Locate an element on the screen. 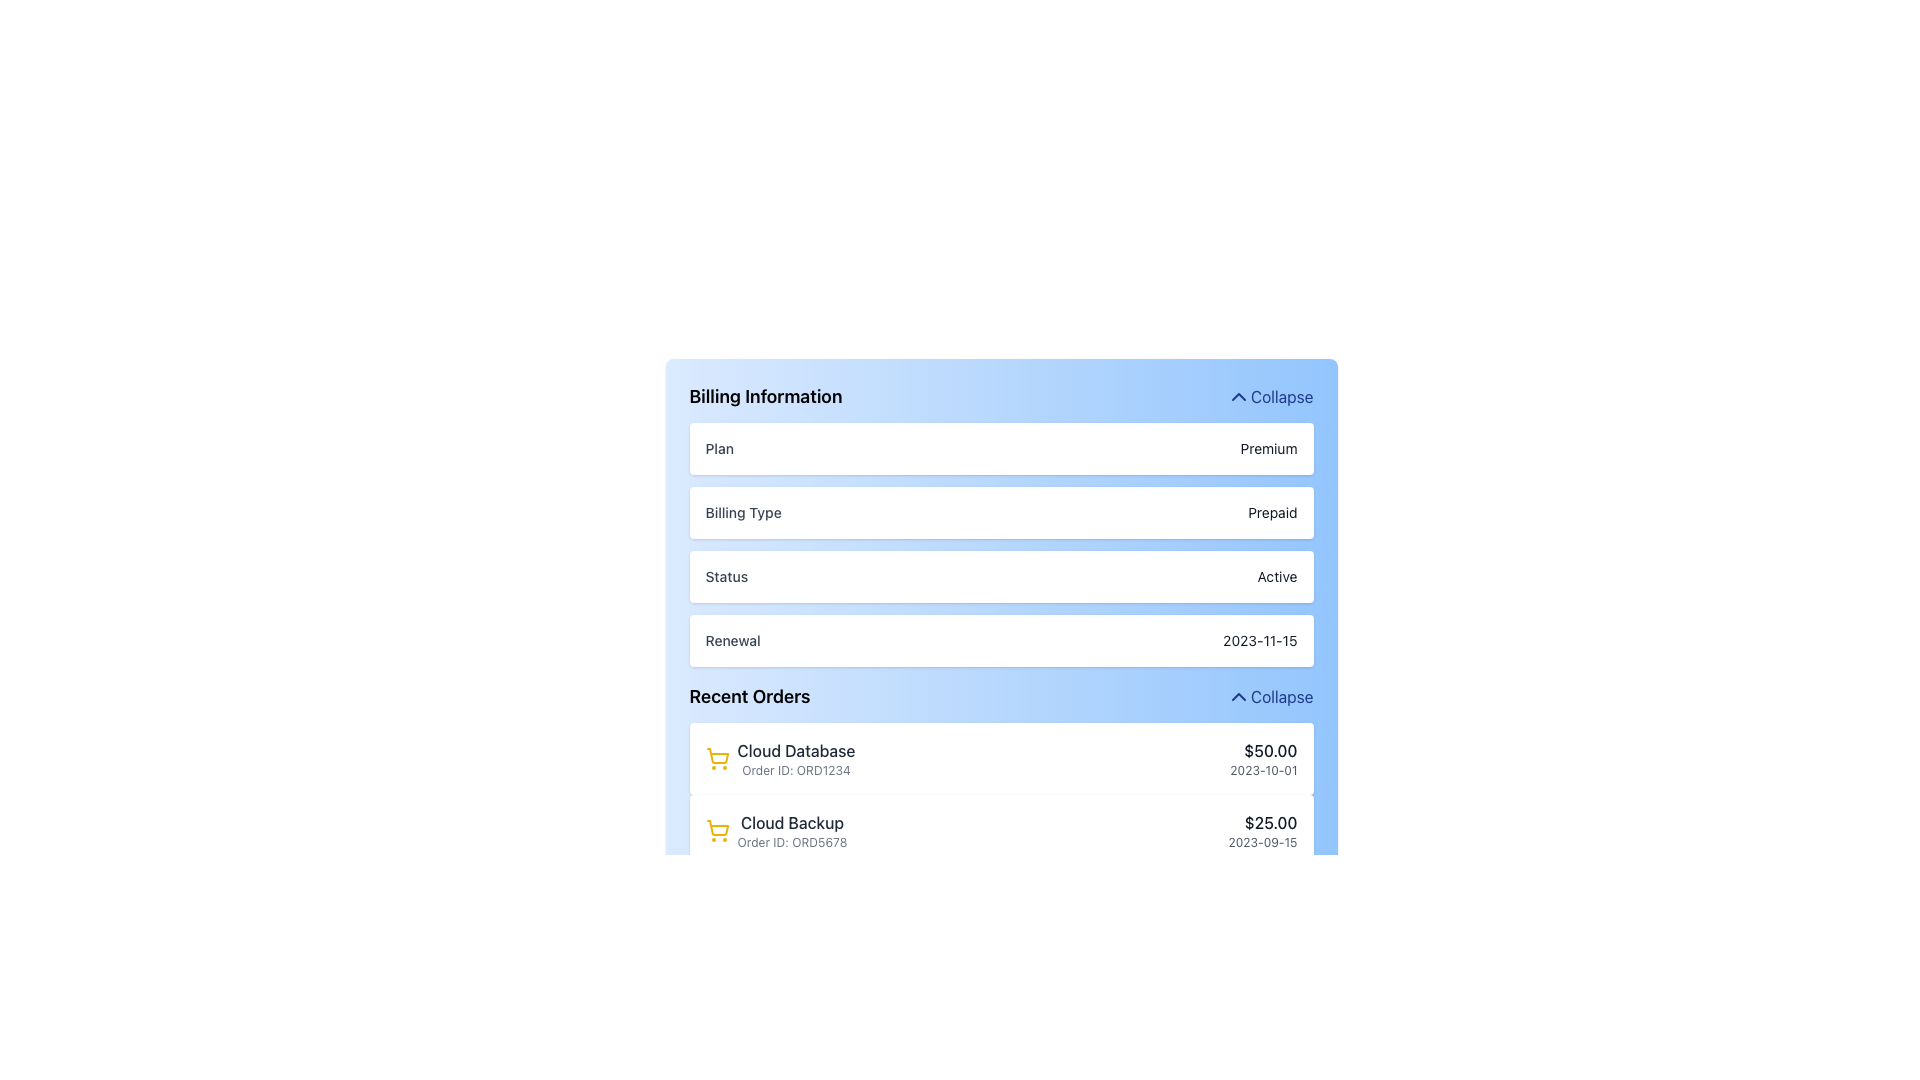  the static text element stating 'Order ID: ORD5678', which is located beneath the title 'Cloud Backup' in the 'Recent Orders' panel is located at coordinates (791, 843).